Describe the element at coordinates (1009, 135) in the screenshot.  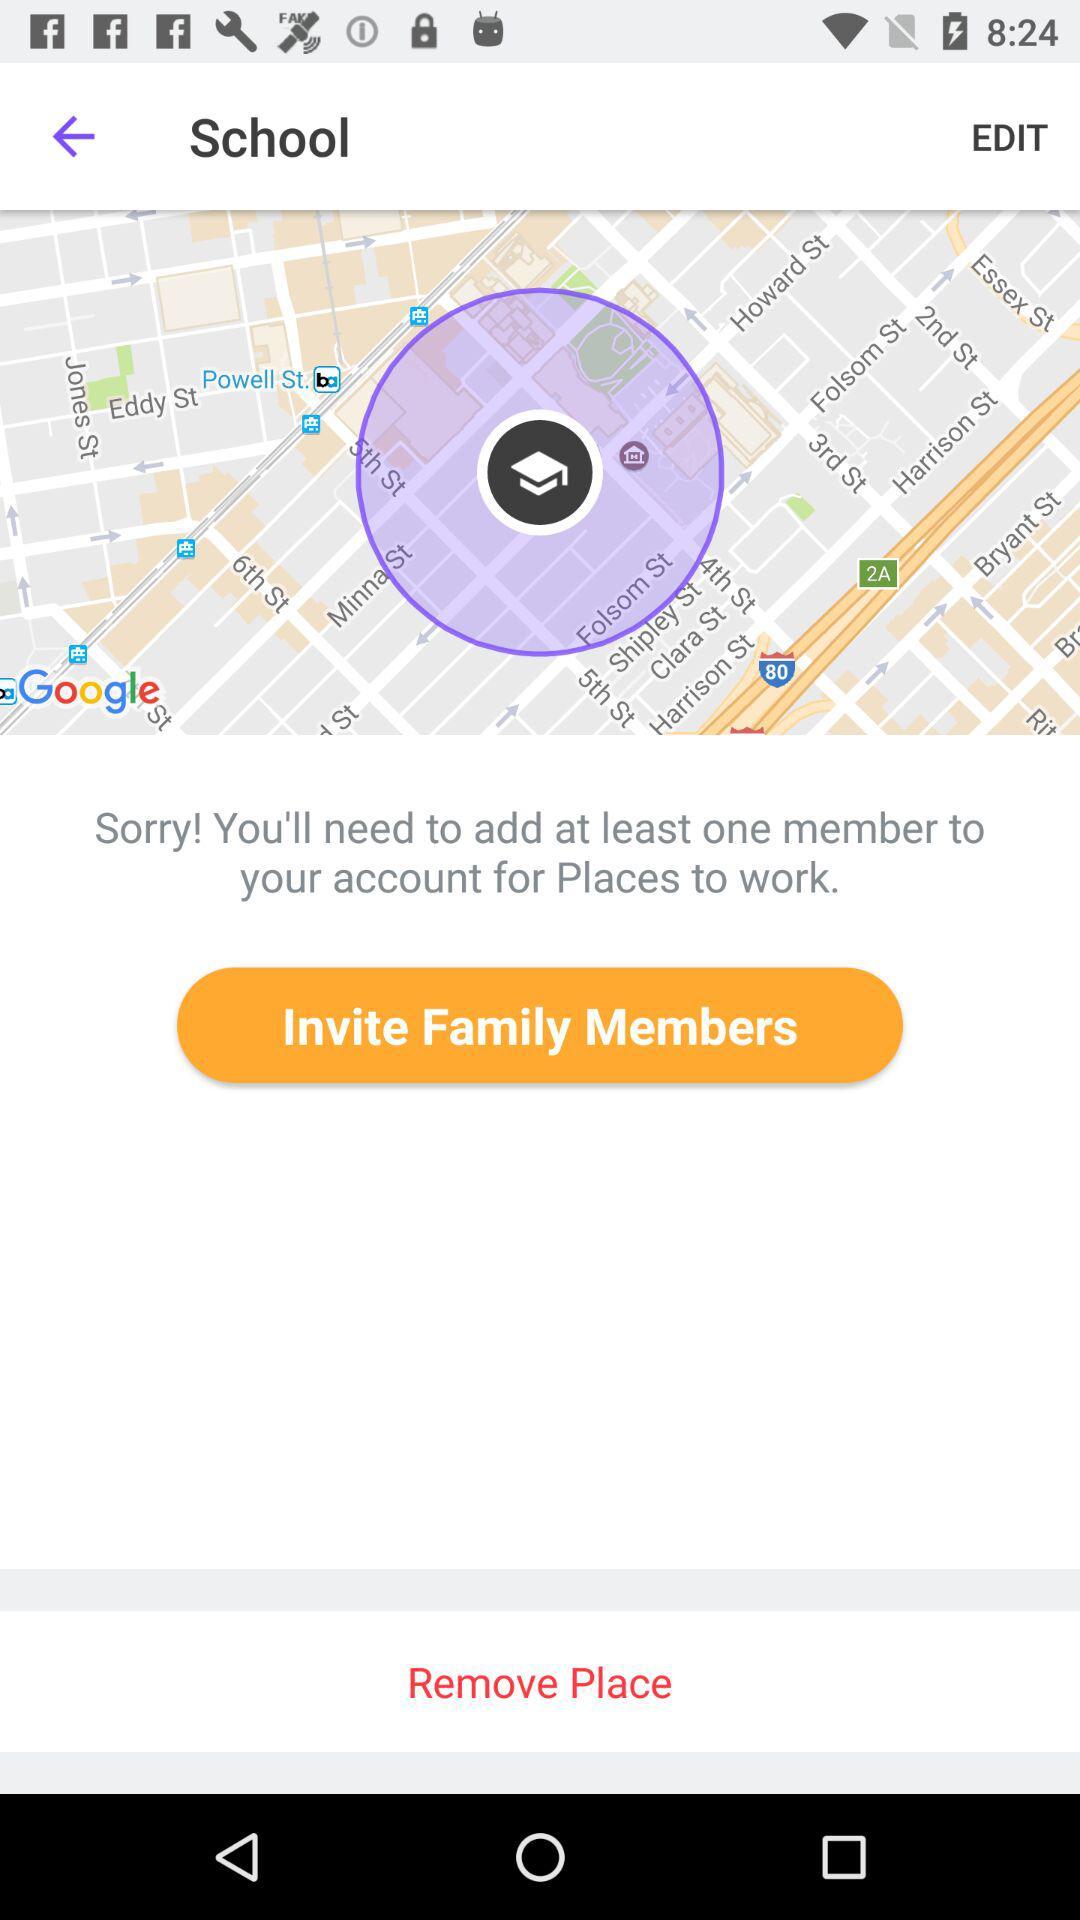
I see `item next to the school` at that location.